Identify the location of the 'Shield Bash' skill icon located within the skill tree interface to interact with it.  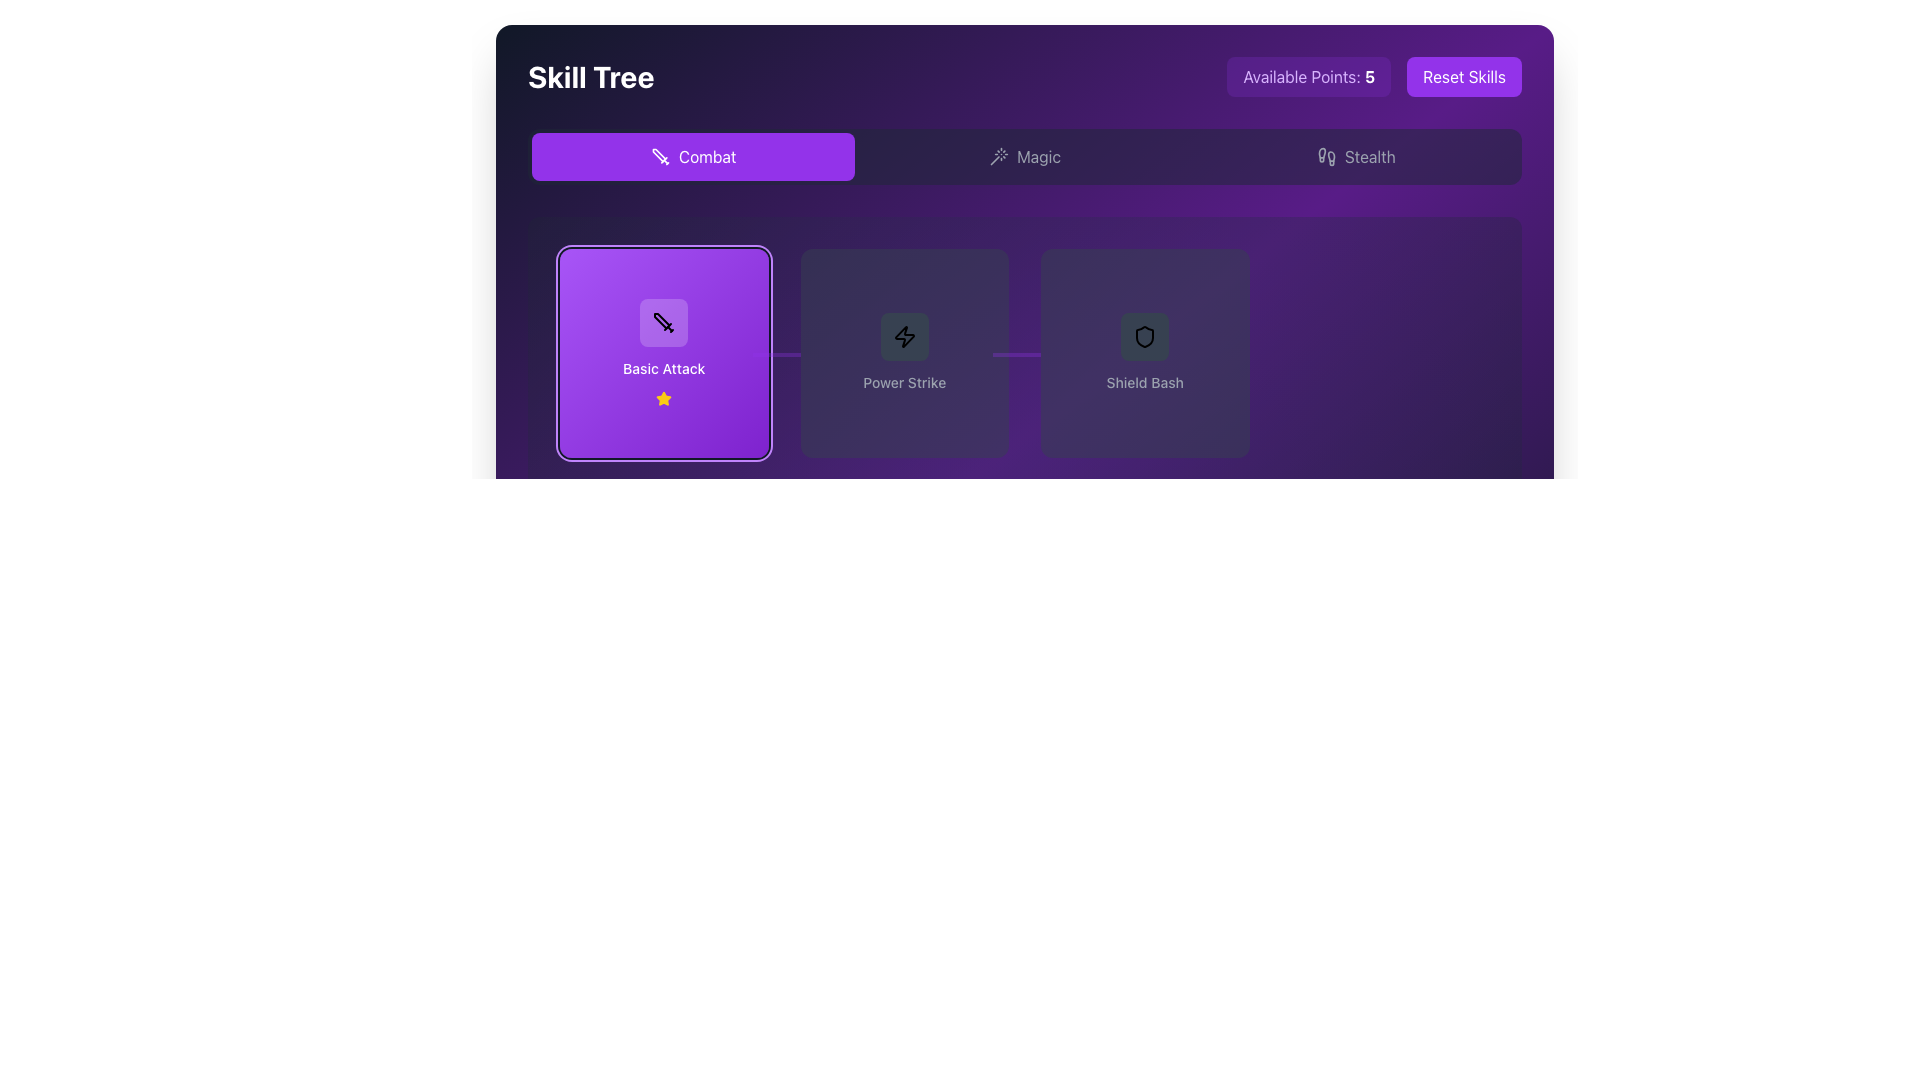
(1145, 335).